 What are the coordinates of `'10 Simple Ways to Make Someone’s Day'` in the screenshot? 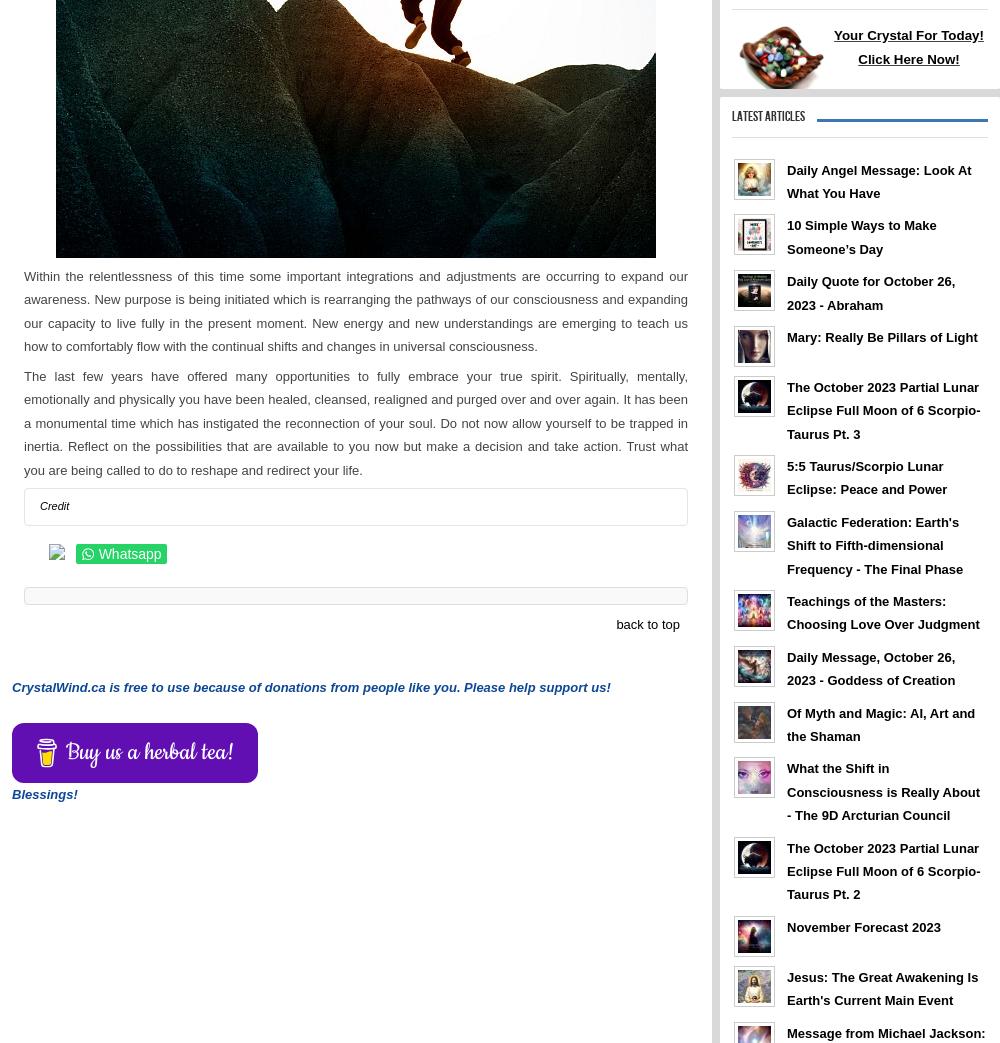 It's located at (860, 236).